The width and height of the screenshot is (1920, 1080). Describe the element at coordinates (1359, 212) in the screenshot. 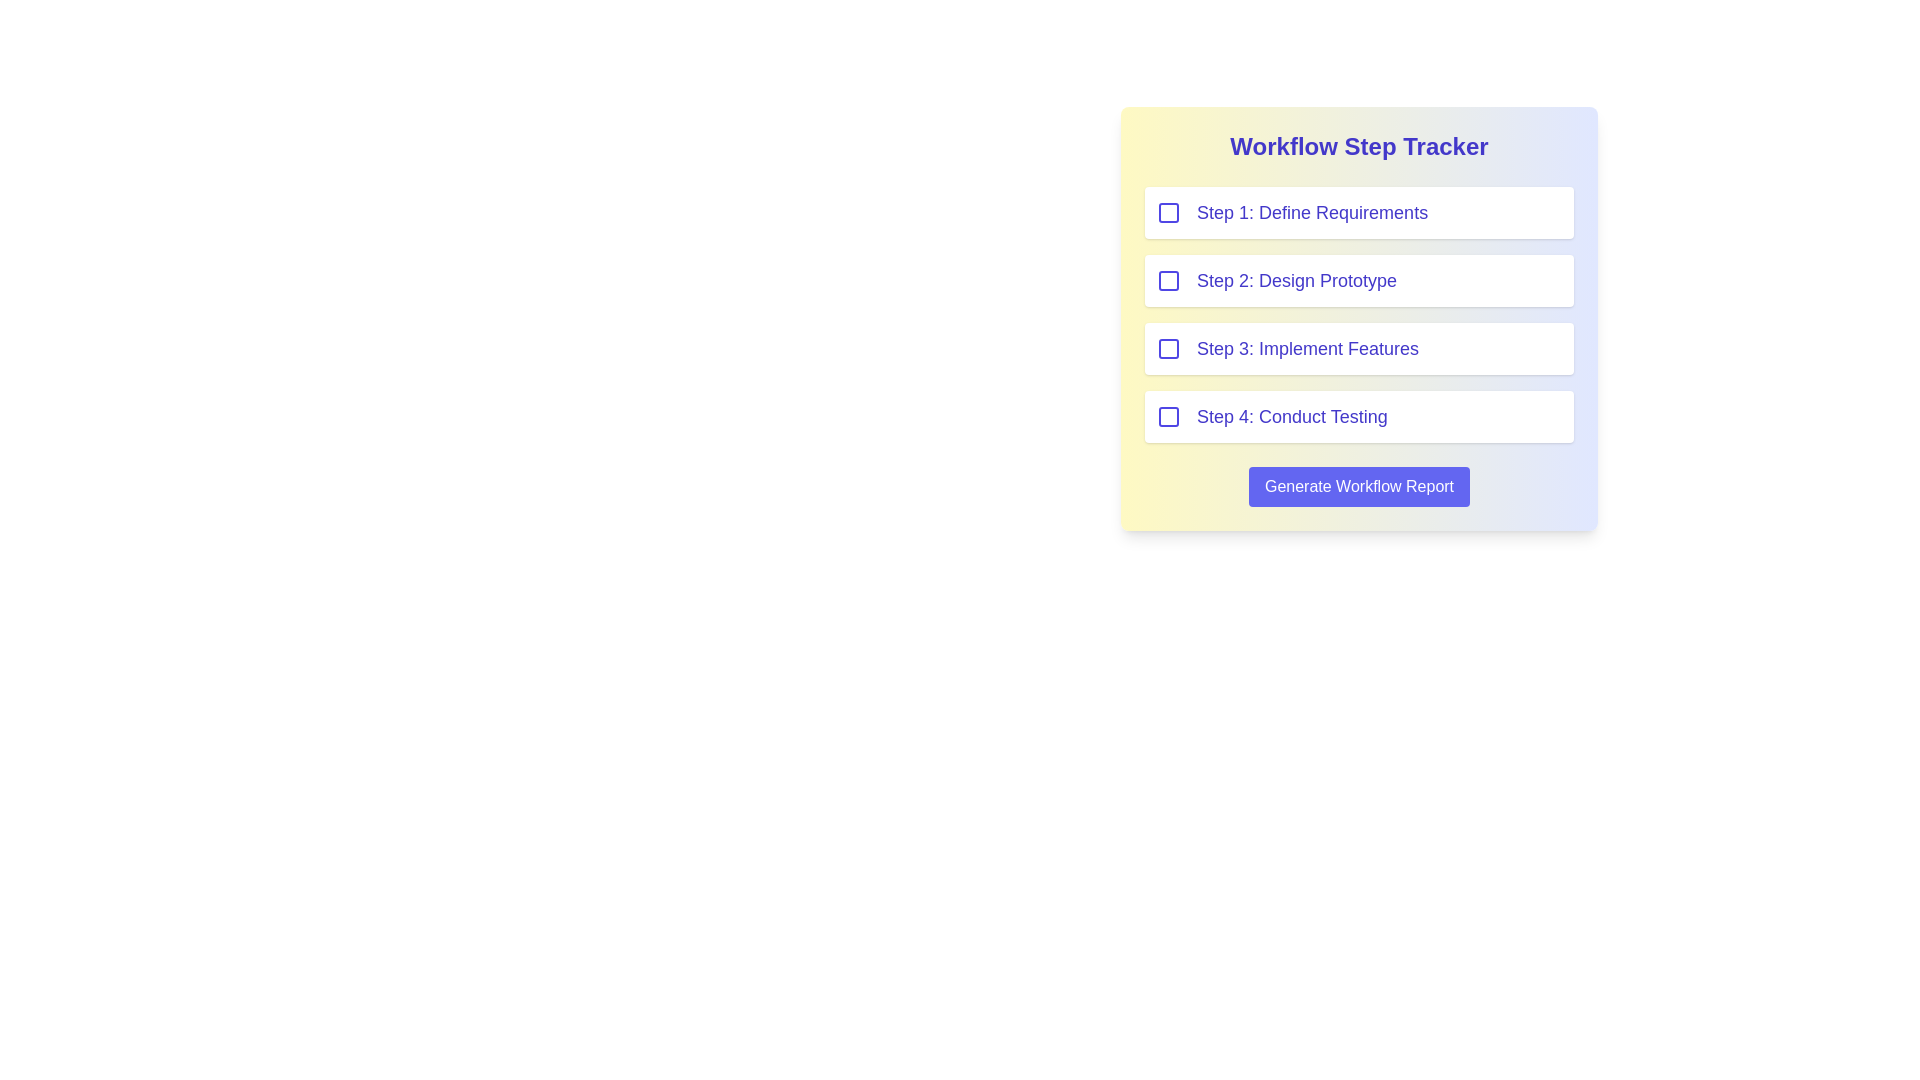

I see `the checkbox item labeled 'Step 1: Define Requirements' to edit the text` at that location.